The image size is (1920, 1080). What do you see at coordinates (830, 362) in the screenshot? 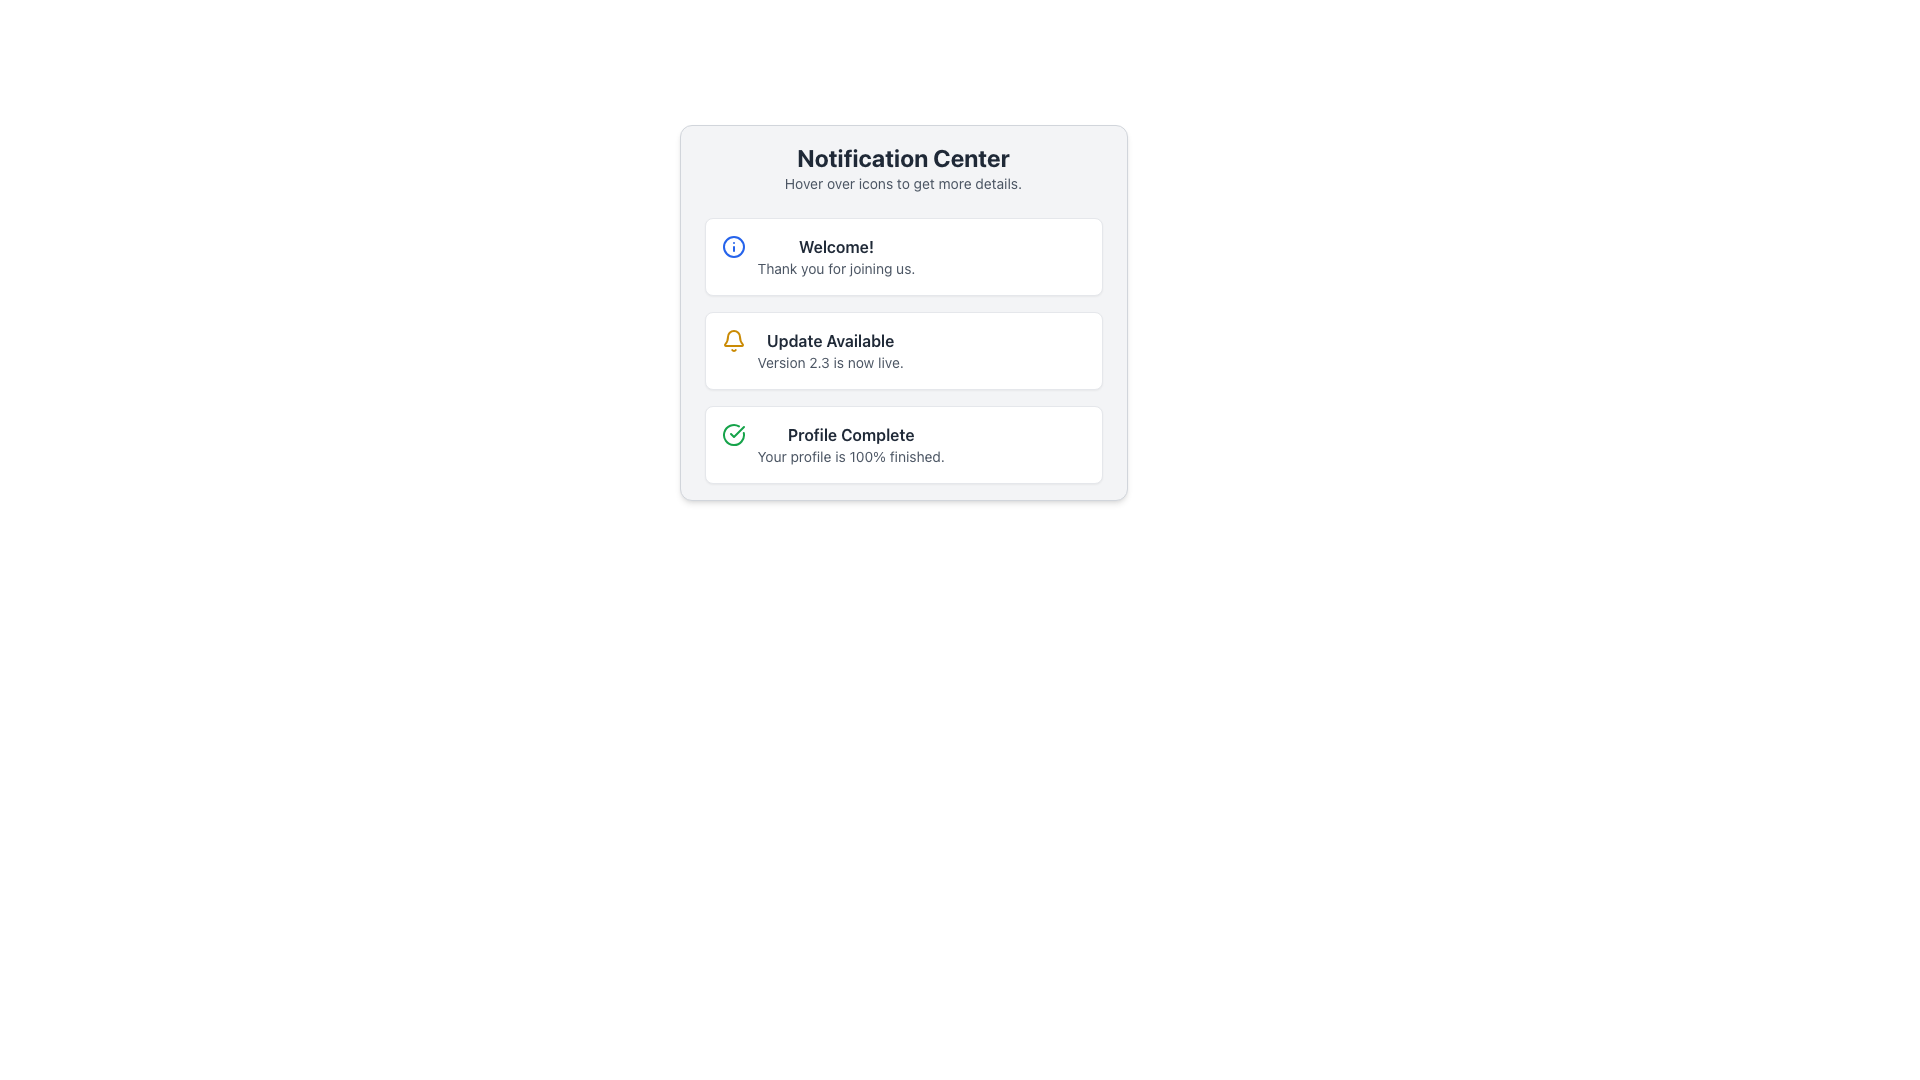
I see `the informational text displaying 'Version 2.3 is now live.' located beneath the header 'Update Available' in the second notification card` at bounding box center [830, 362].